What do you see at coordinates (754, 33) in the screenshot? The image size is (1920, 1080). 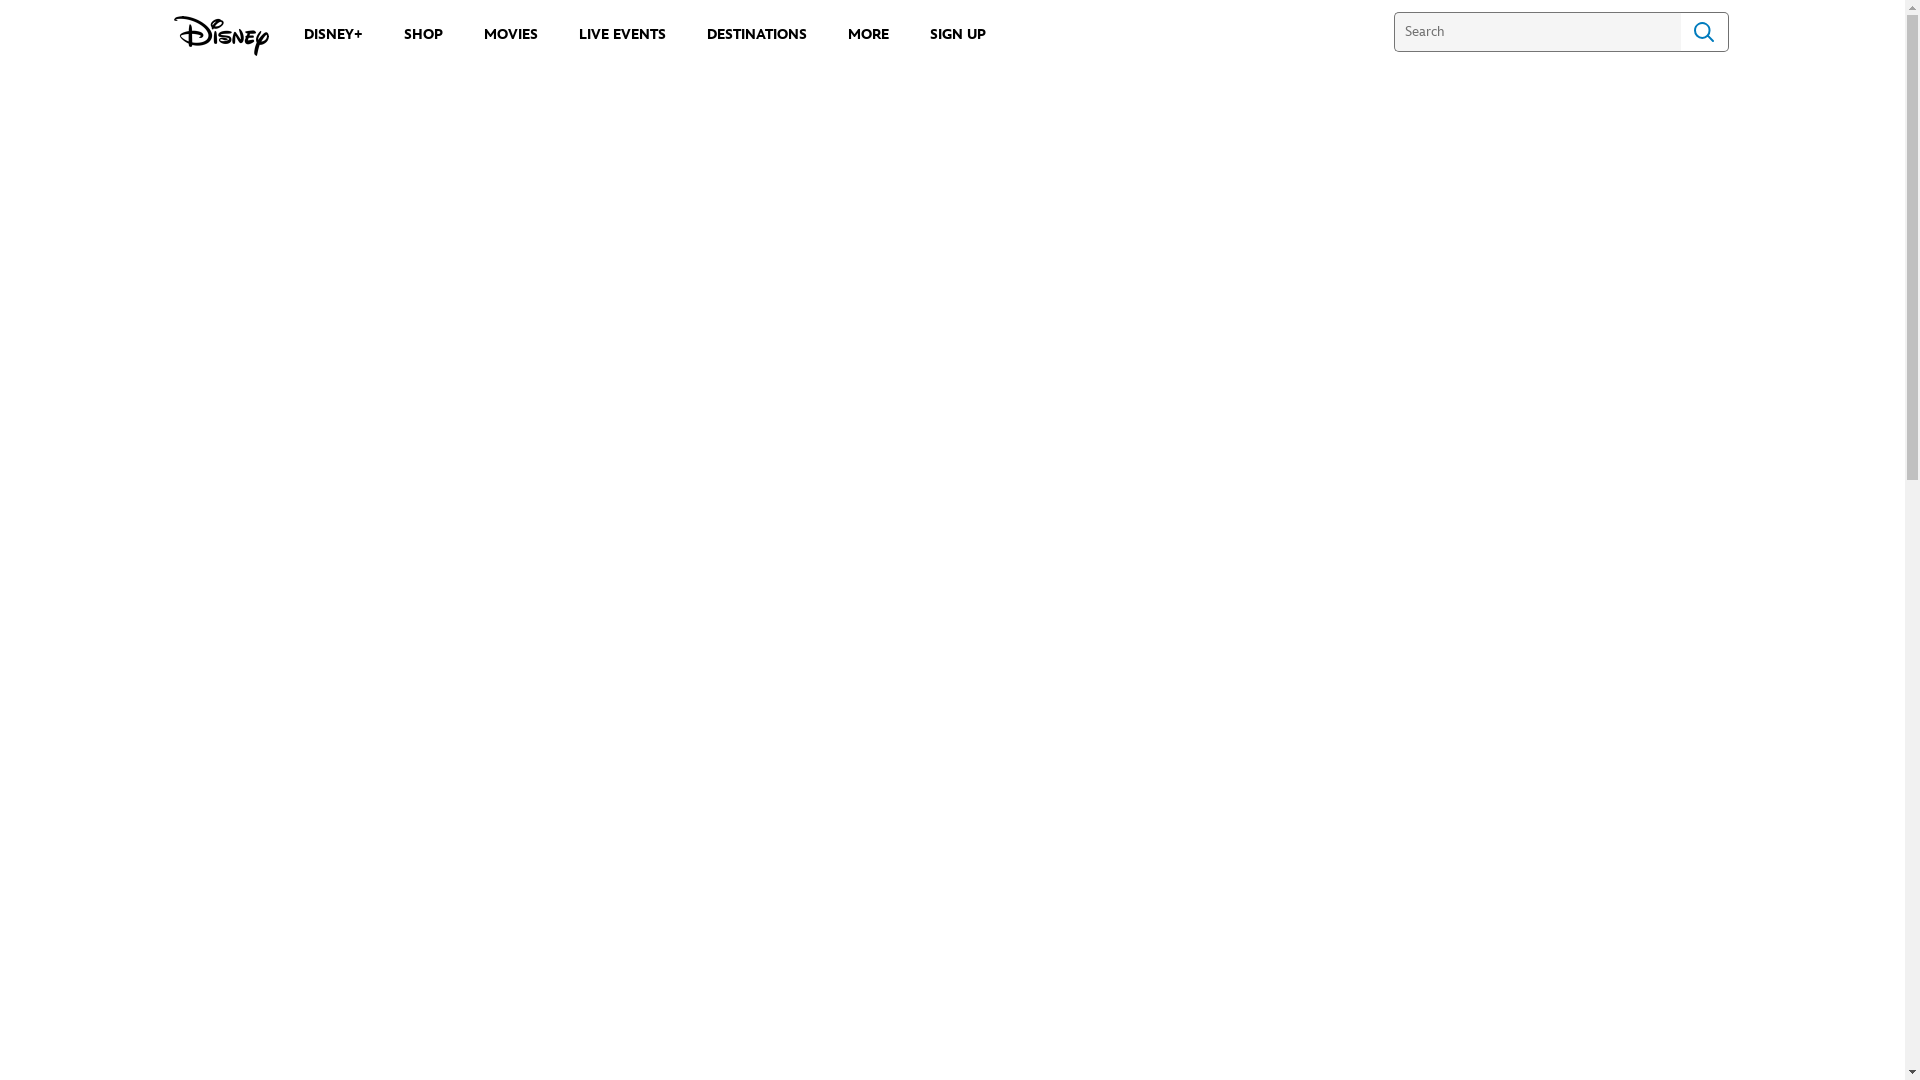 I see `'DESTINATIONS'` at bounding box center [754, 33].